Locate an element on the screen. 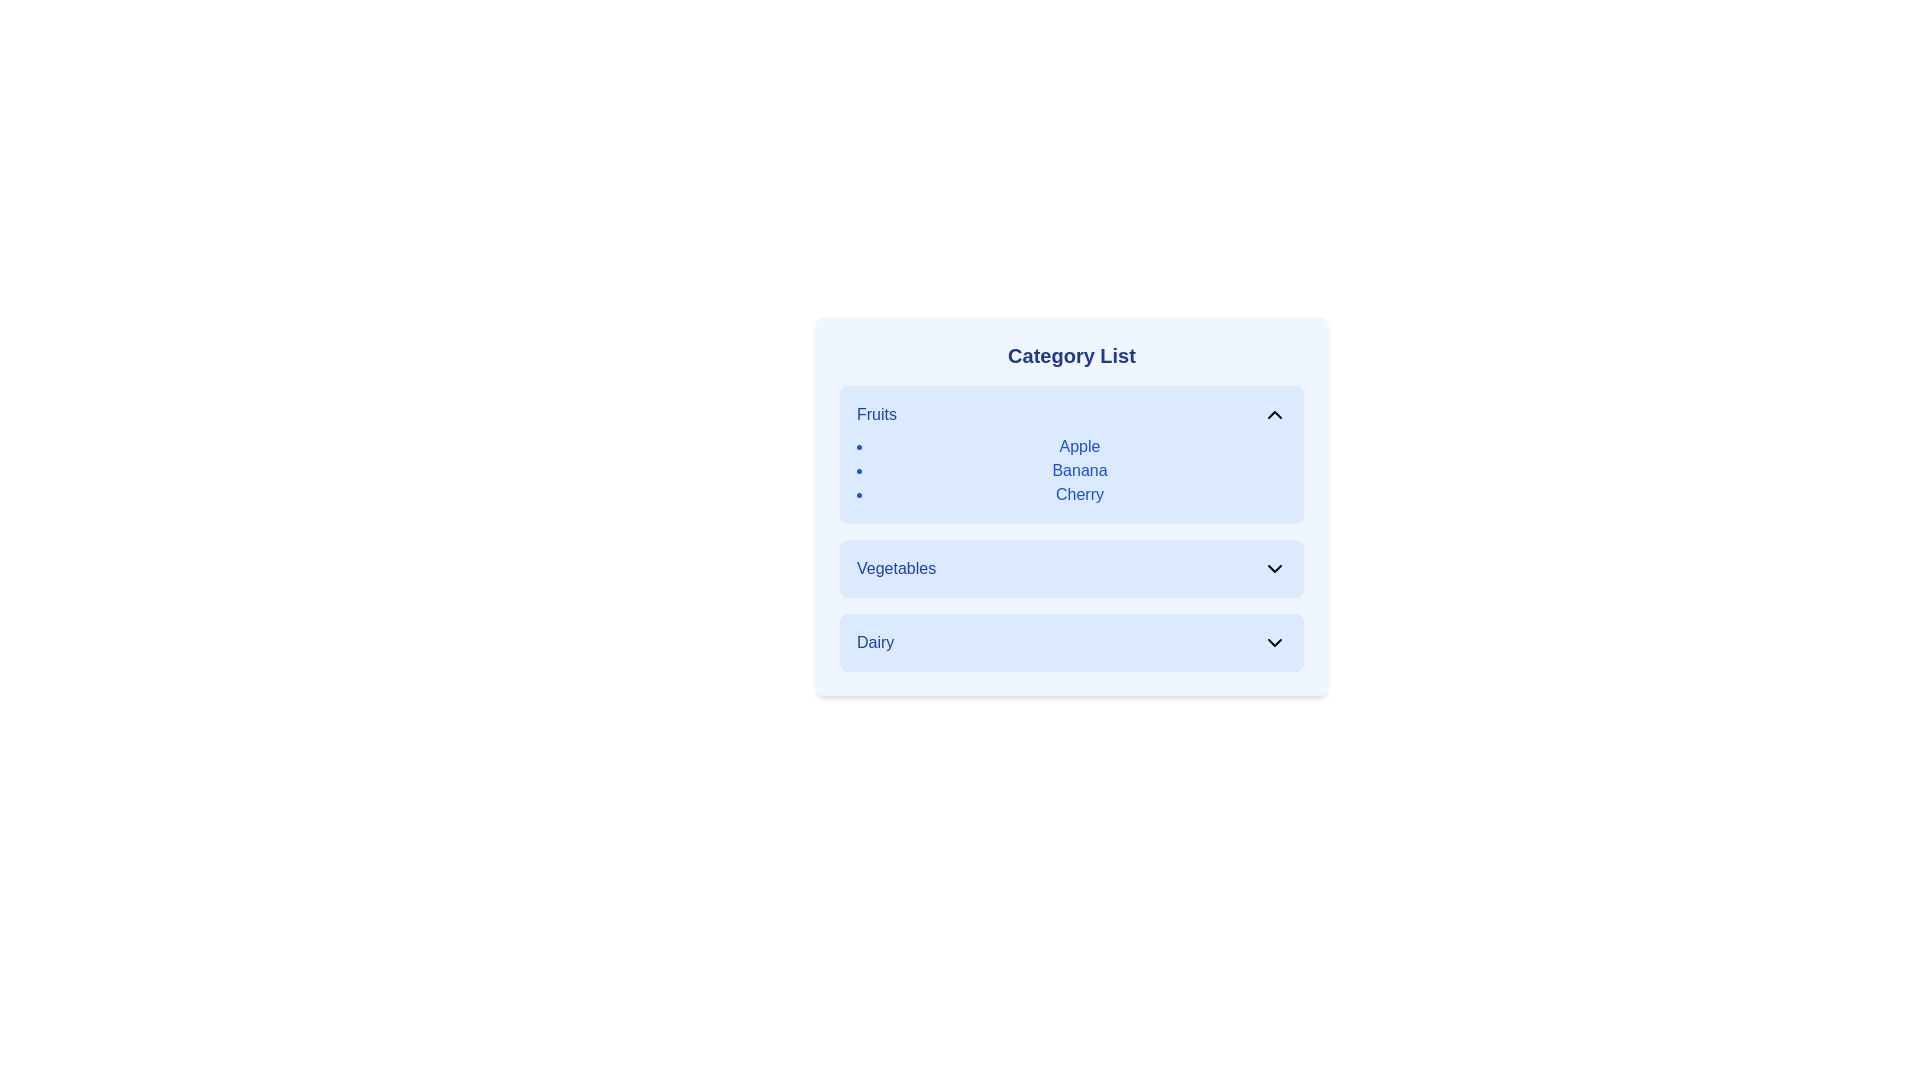  the third Text Label in the 'Fruits' section, positioned below 'Banana' and serving a visual organizational purpose is located at coordinates (1079, 494).